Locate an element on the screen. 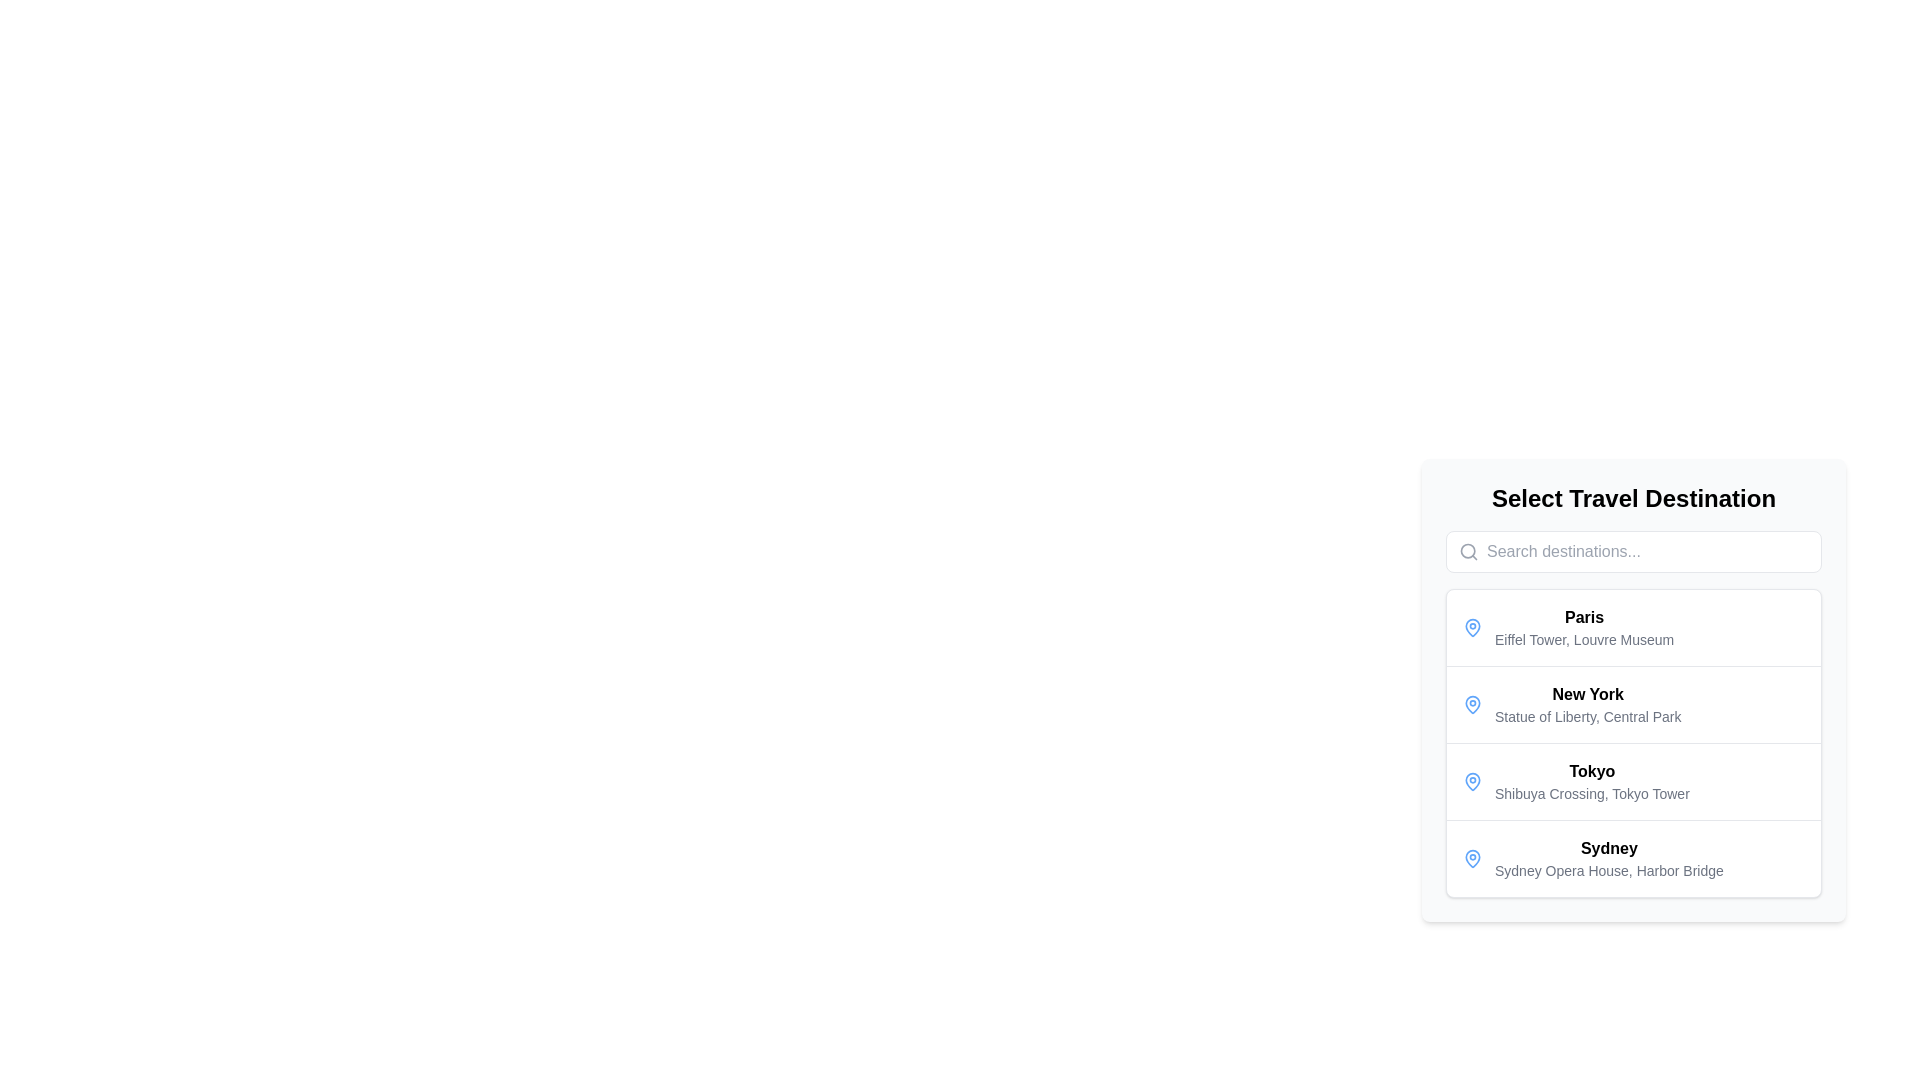 This screenshot has height=1080, width=1920. the location pin icon representing the 'Tokyo' destination, which is located to the left of the text 'Tokyo' in the third row of the list is located at coordinates (1473, 779).